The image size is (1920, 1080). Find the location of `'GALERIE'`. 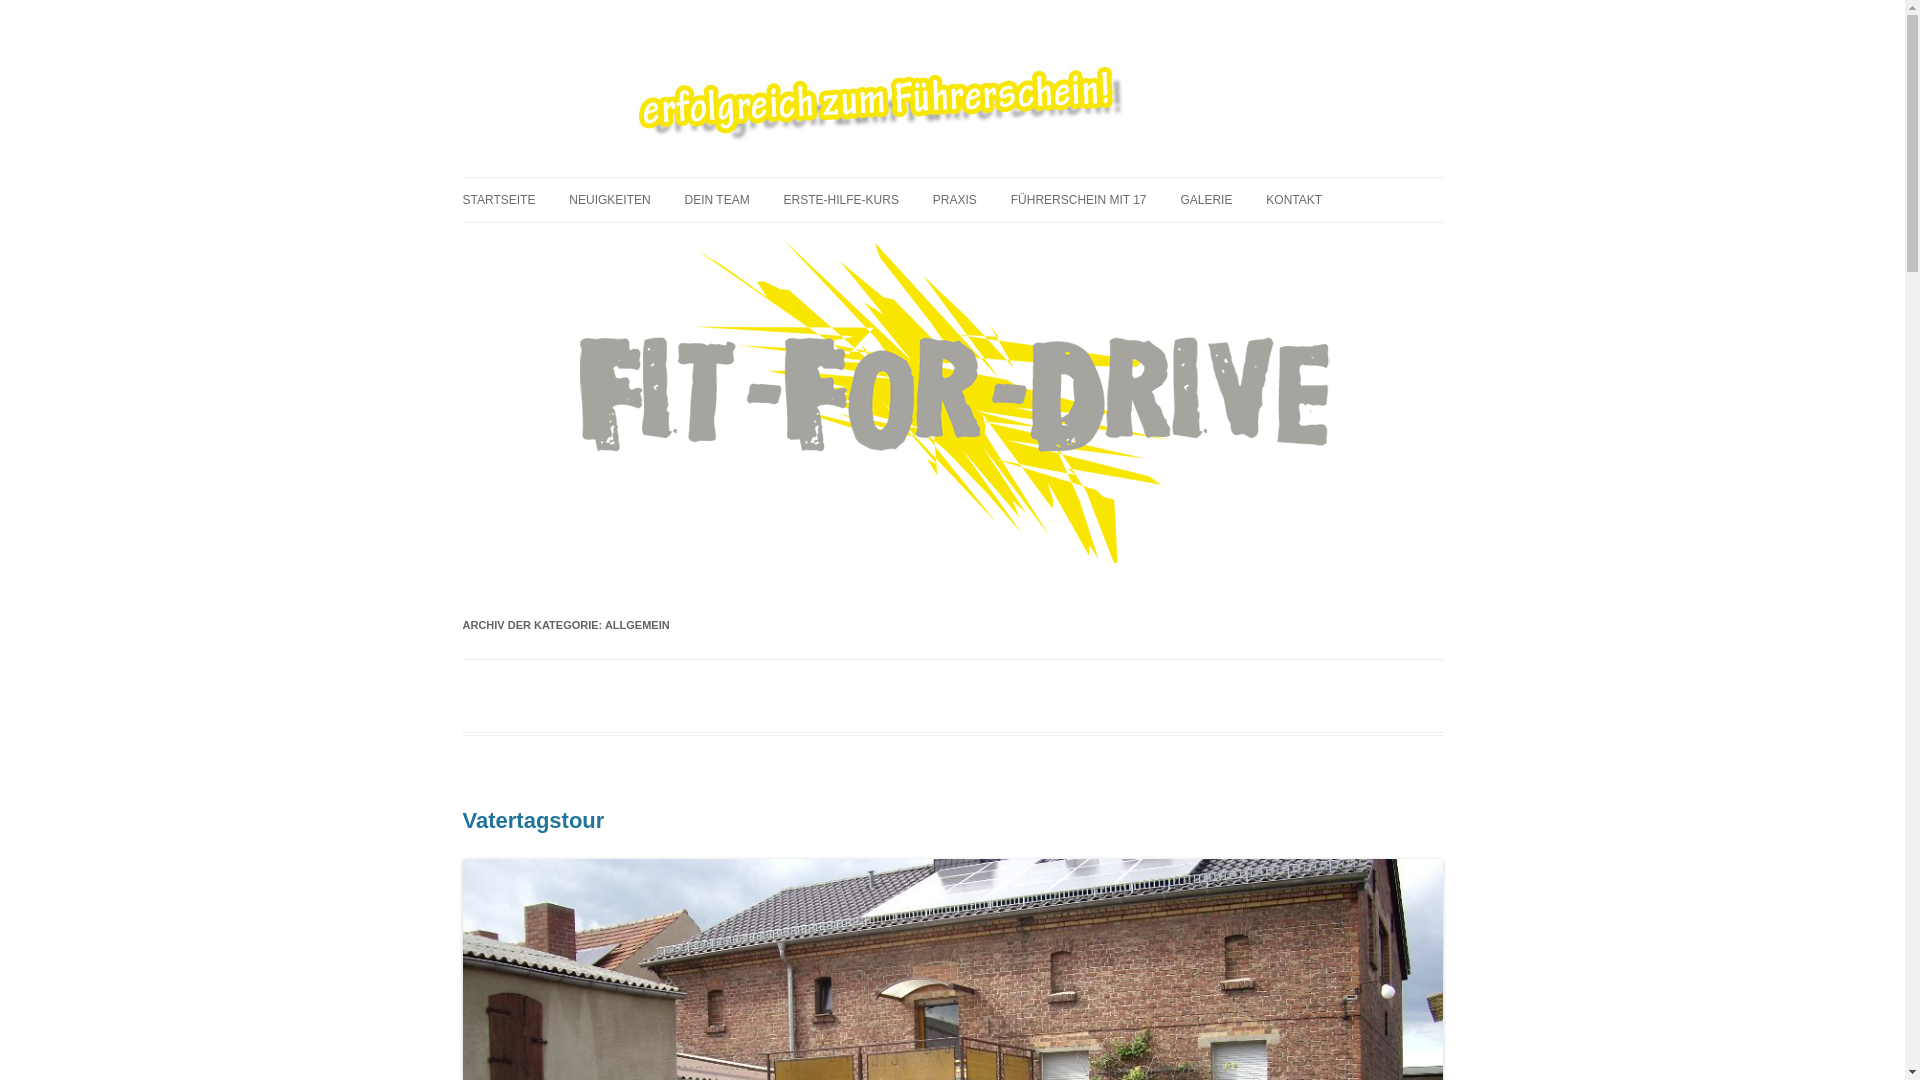

'GALERIE' is located at coordinates (1180, 200).